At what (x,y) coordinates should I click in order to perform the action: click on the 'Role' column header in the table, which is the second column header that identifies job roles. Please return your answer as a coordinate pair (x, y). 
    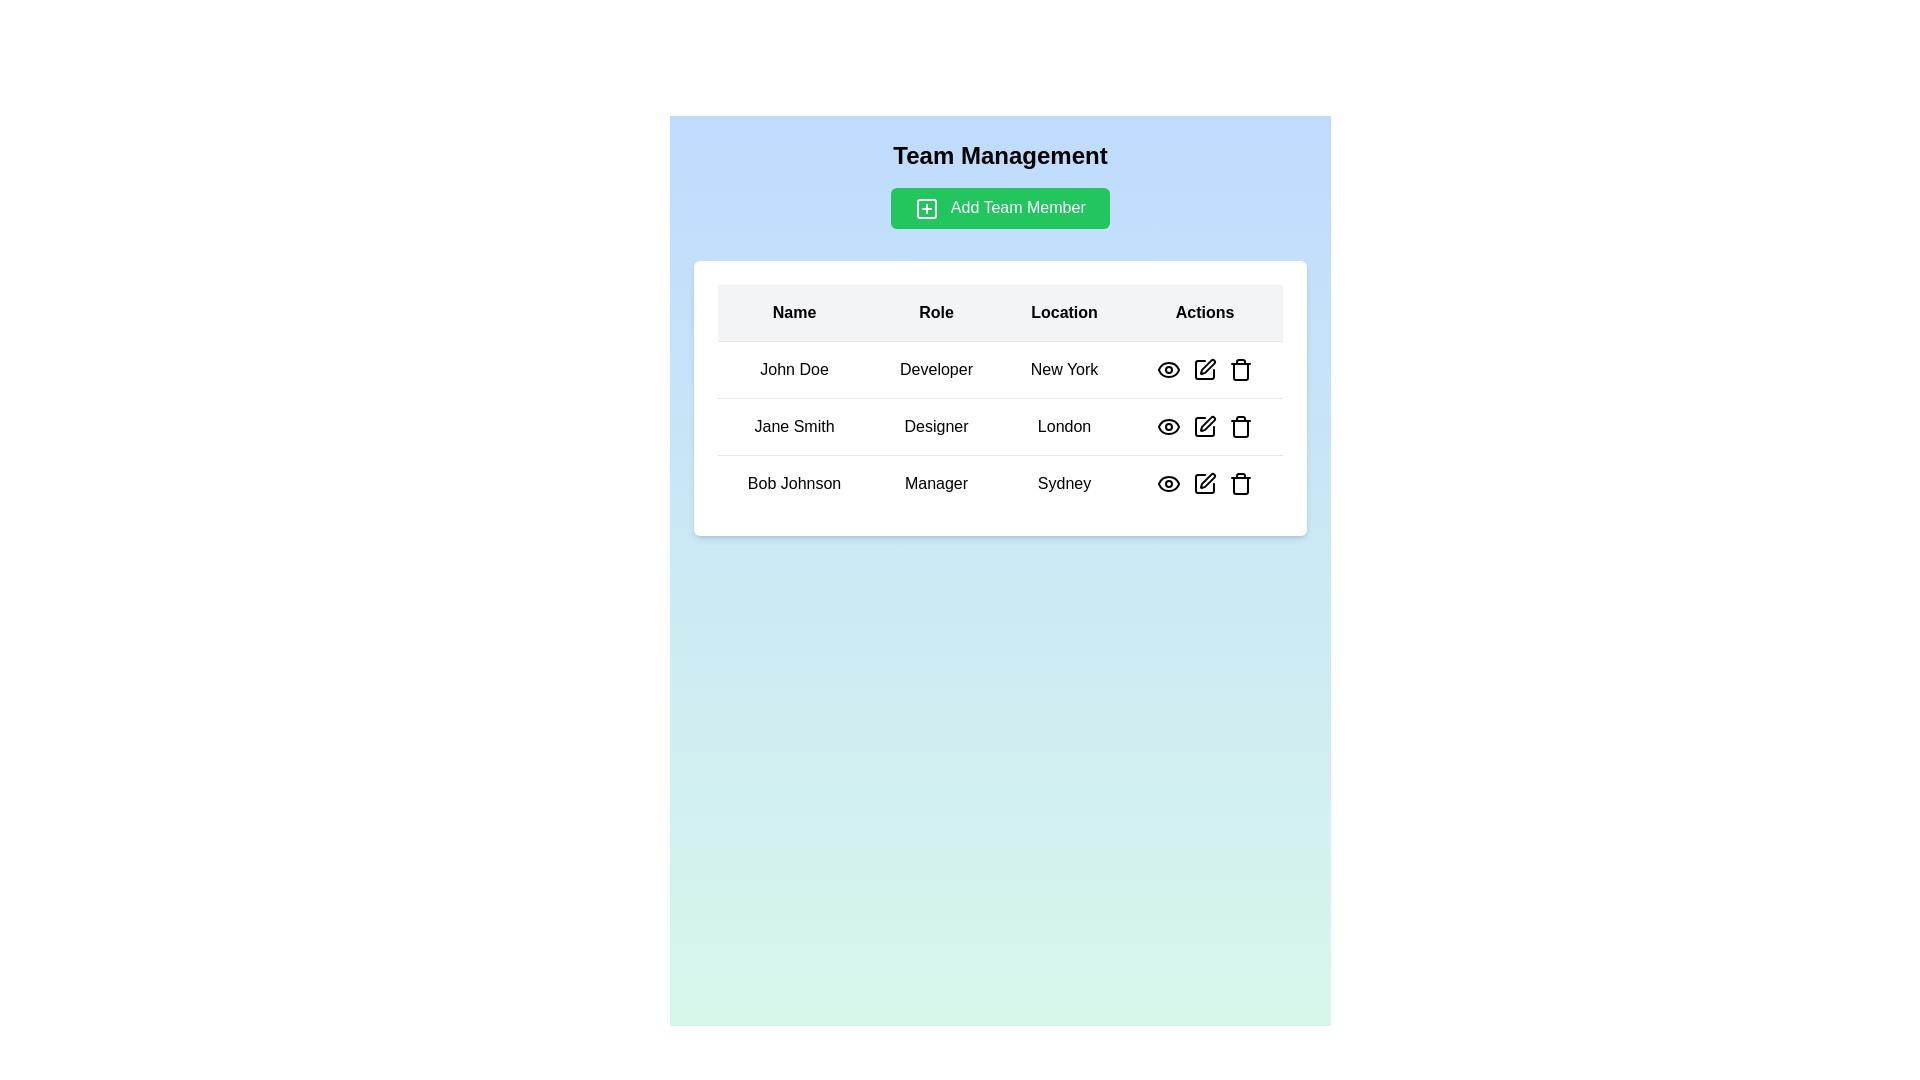
    Looking at the image, I should click on (935, 312).